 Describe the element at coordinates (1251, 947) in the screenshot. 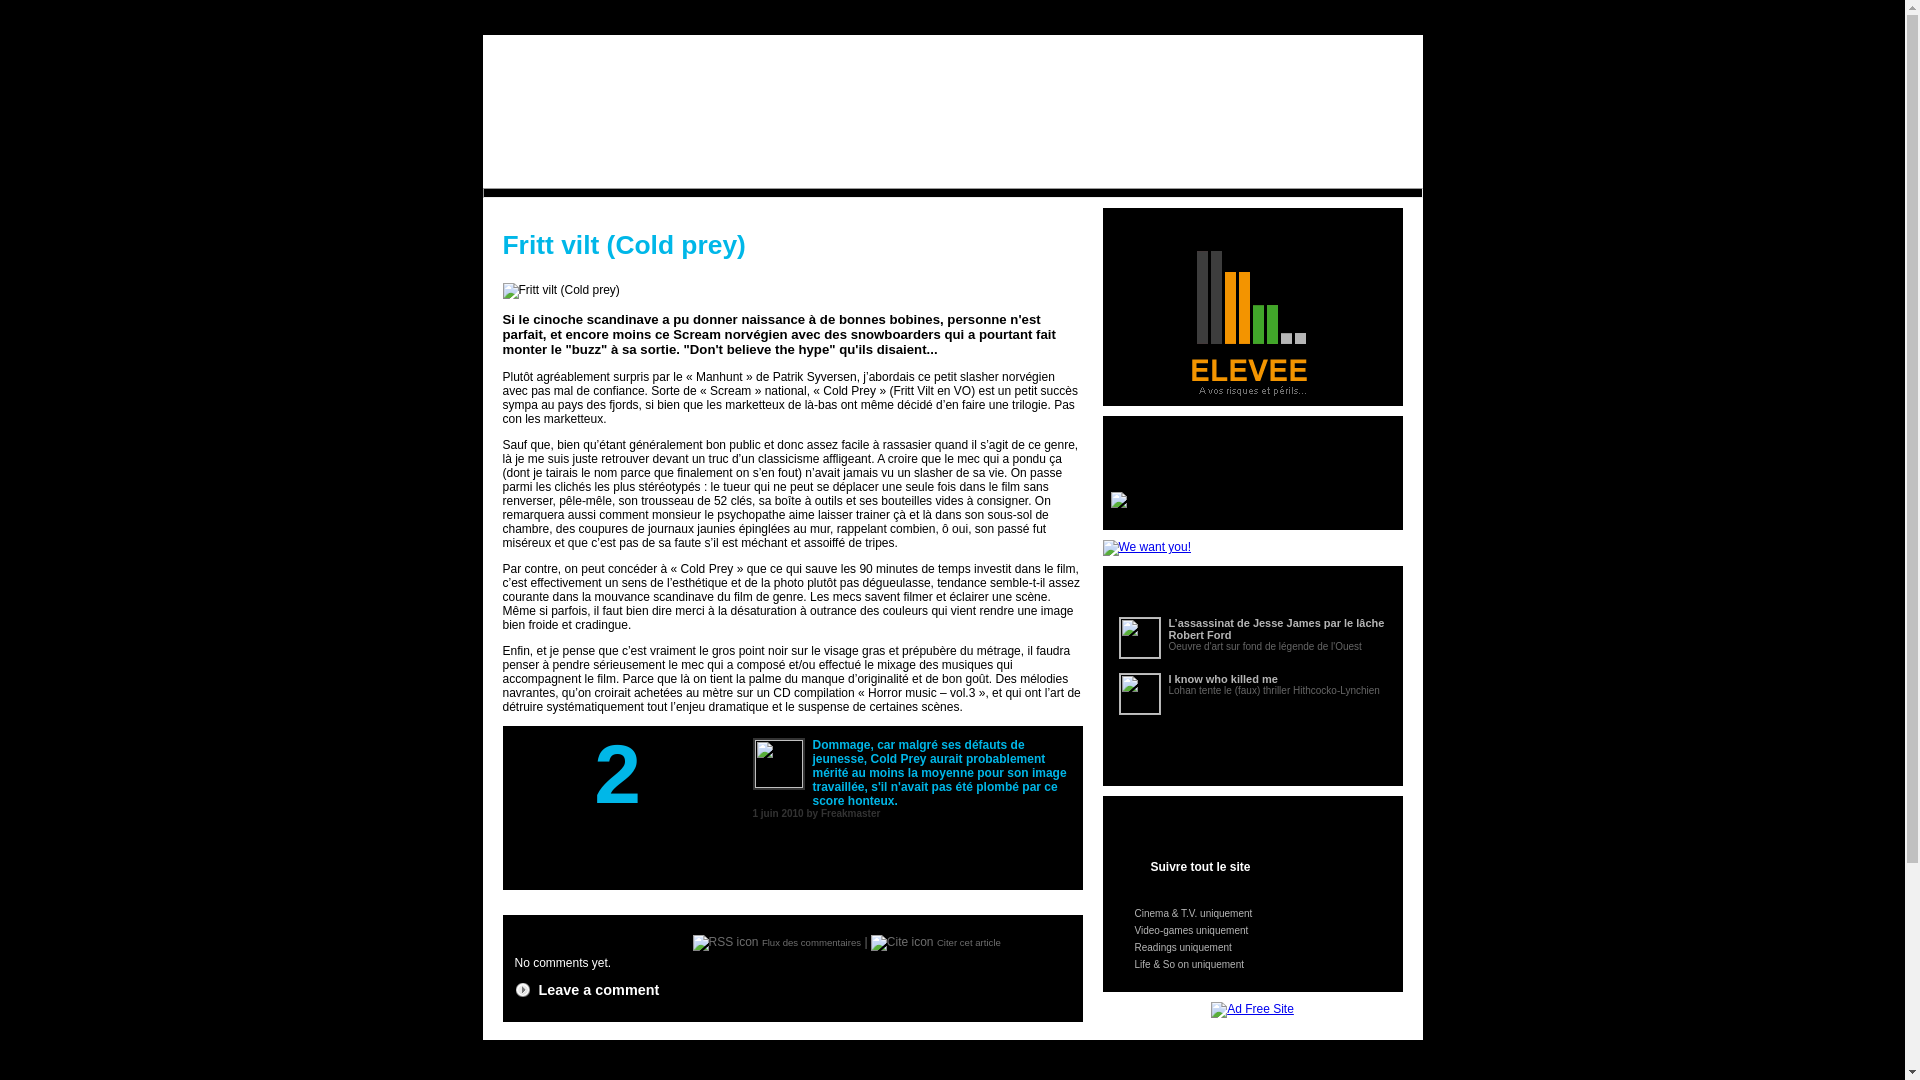

I see `'Readings uniquement'` at that location.